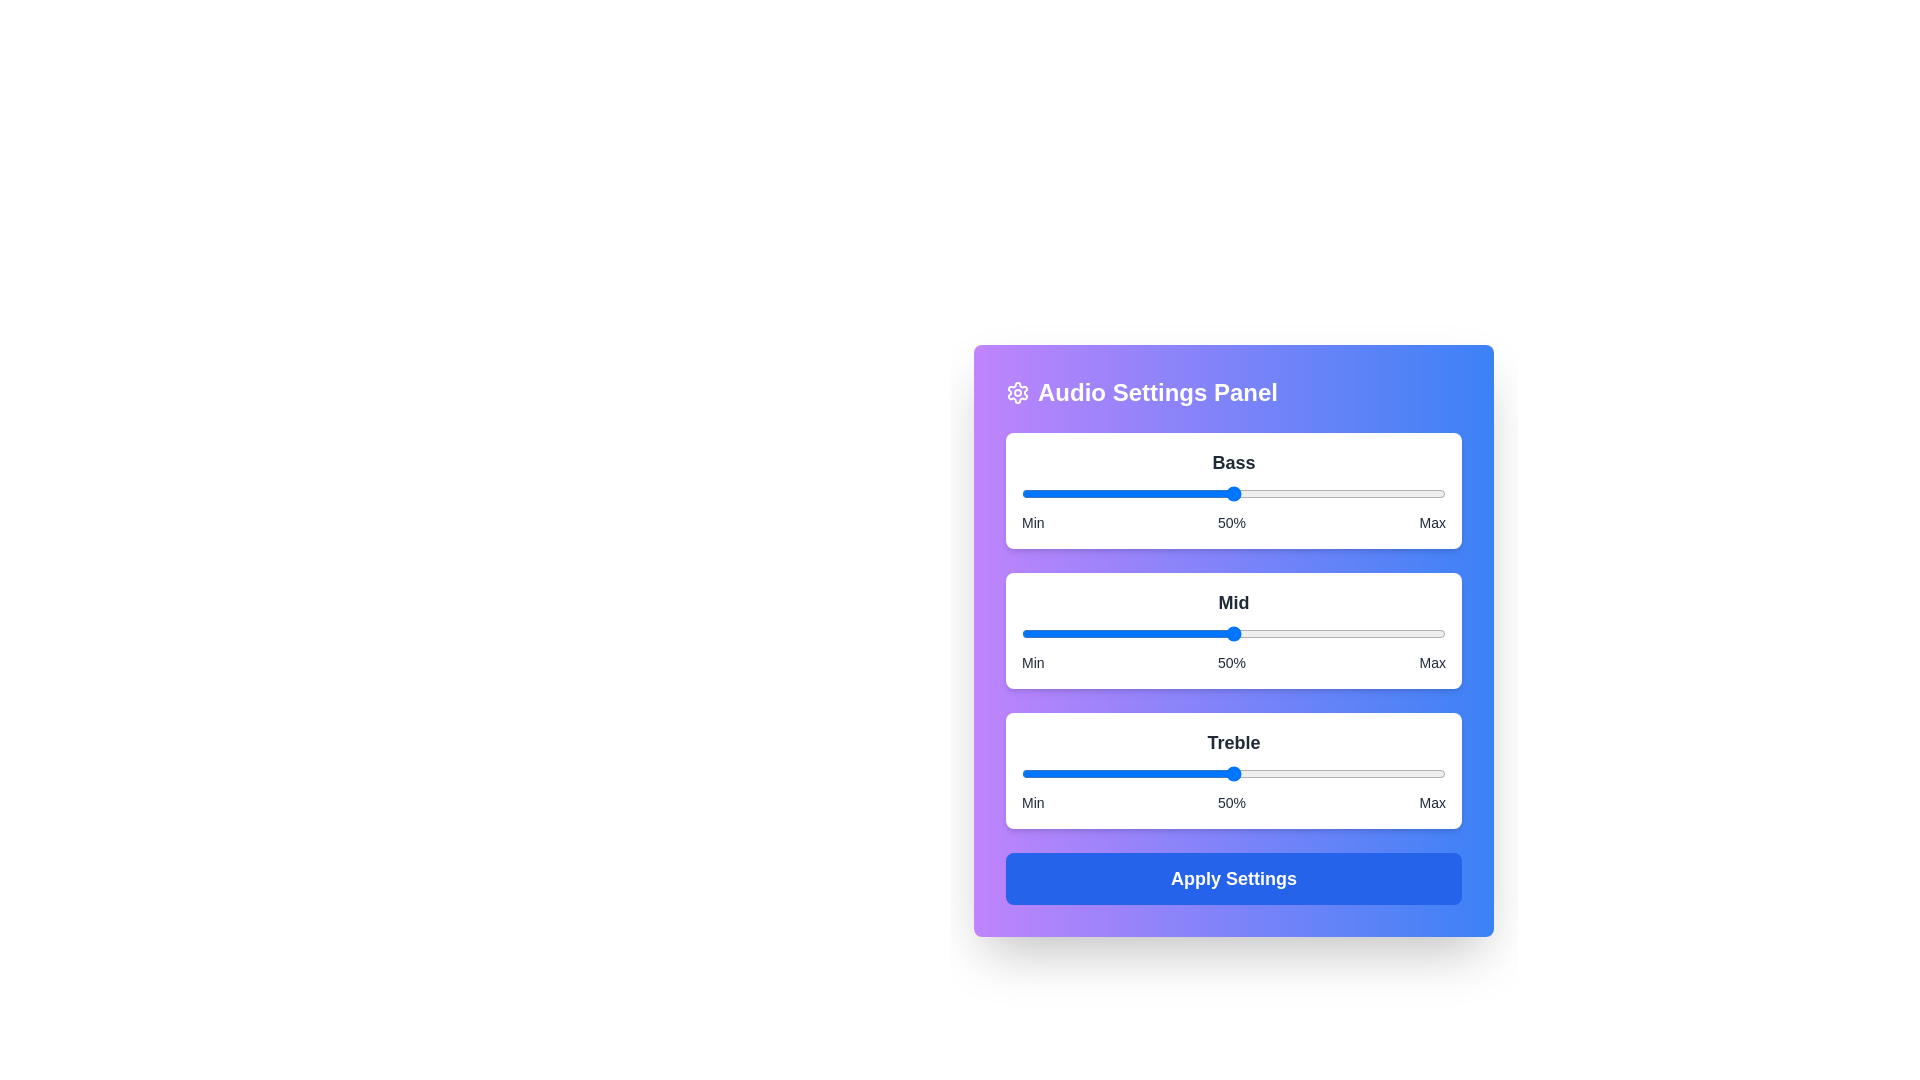 This screenshot has height=1080, width=1920. Describe the element at coordinates (1432, 633) in the screenshot. I see `slider` at that location.